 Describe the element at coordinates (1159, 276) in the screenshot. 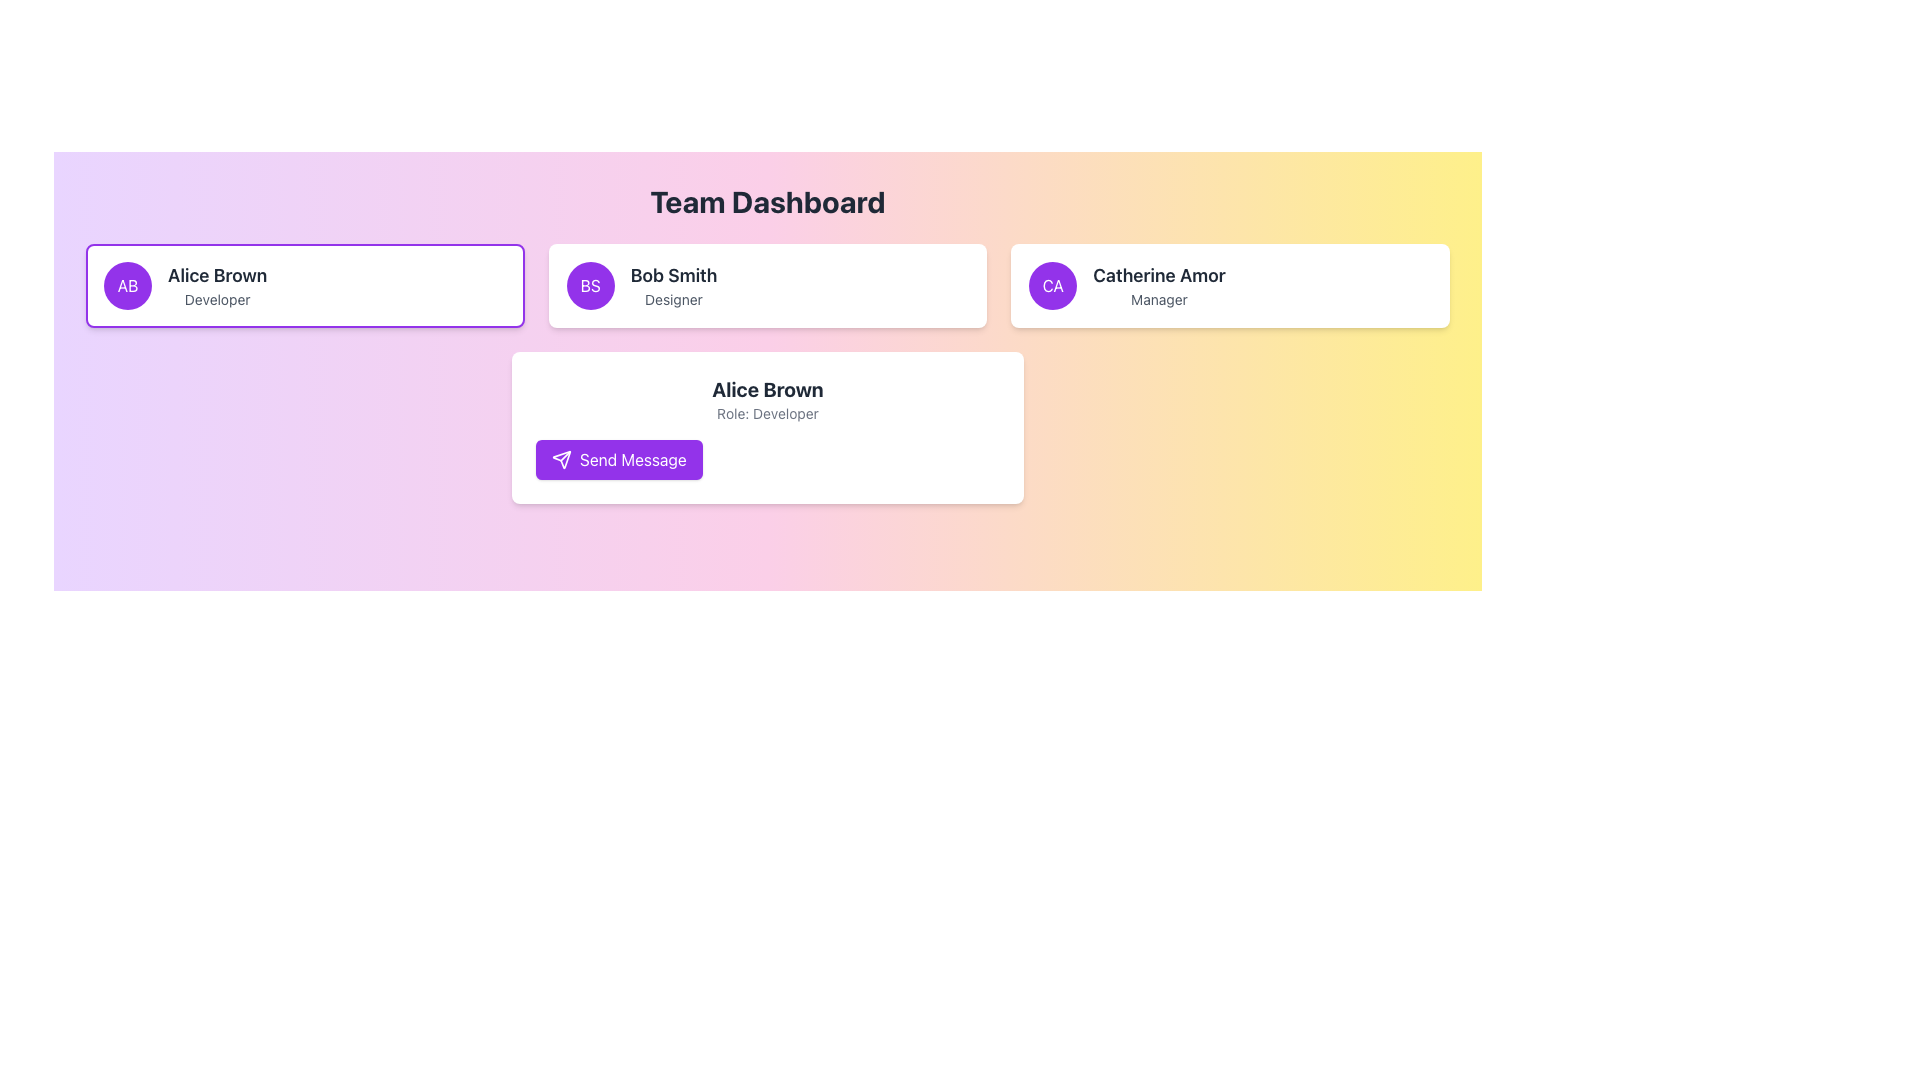

I see `the text label displaying 'Catherine Amor', which is bold, larger, and dark gray, positioned above the 'Manager' text and near the purple circular icon with initials 'CA'` at that location.